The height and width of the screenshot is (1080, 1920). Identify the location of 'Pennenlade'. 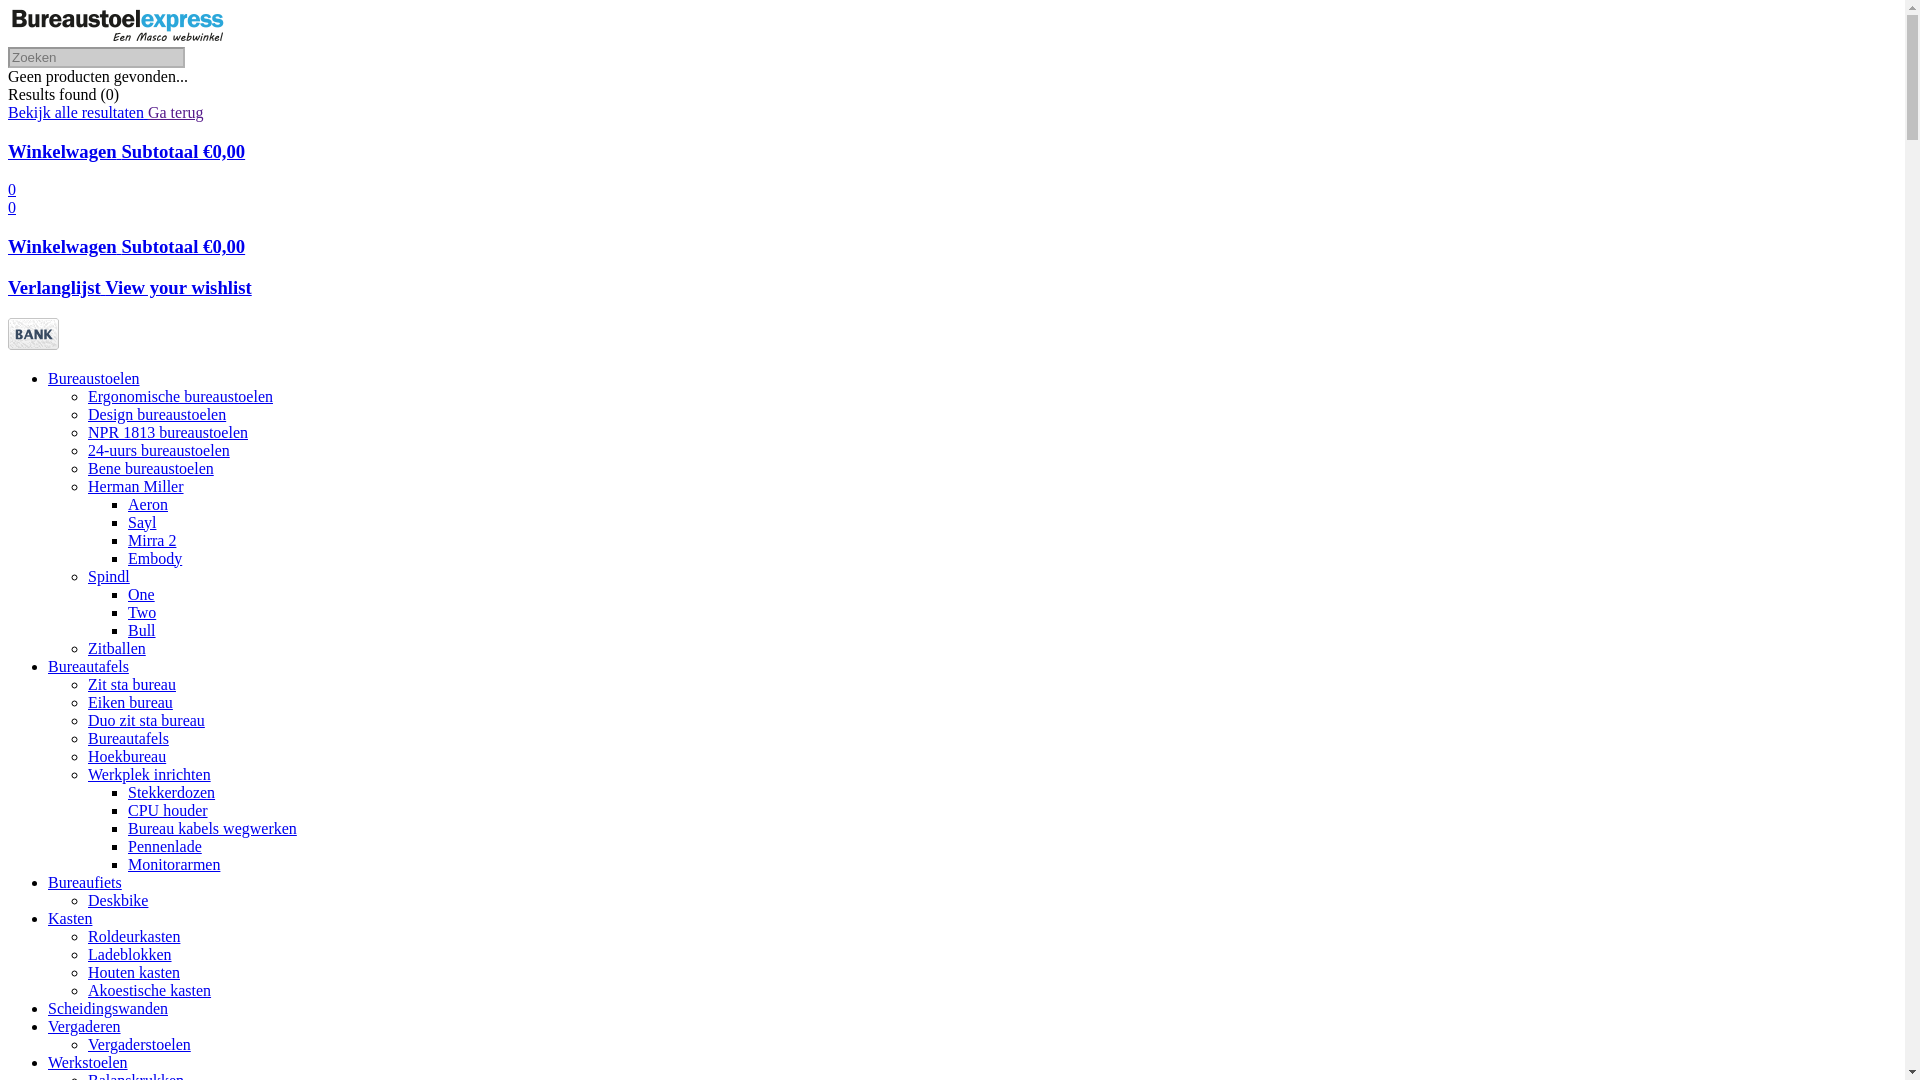
(164, 846).